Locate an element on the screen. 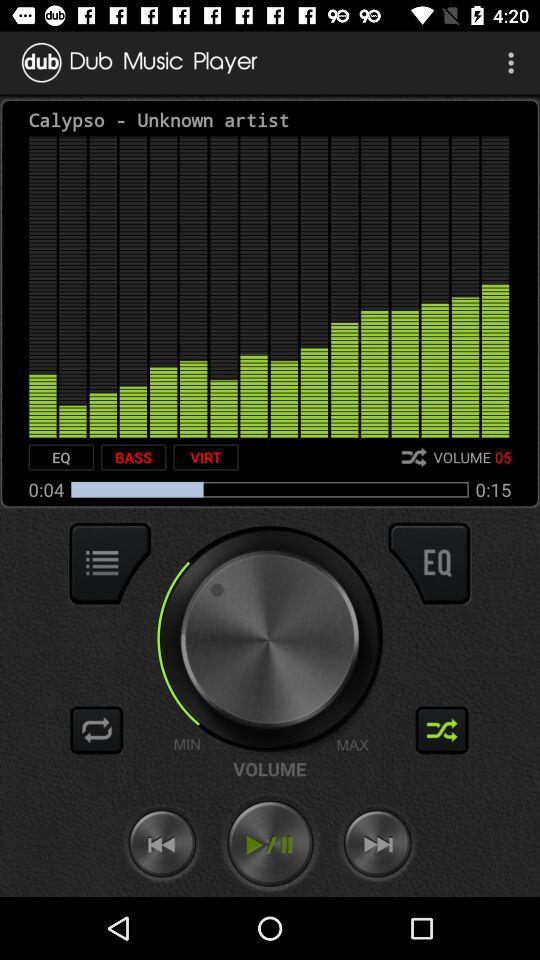  the item below 0:15 item is located at coordinates (428, 563).